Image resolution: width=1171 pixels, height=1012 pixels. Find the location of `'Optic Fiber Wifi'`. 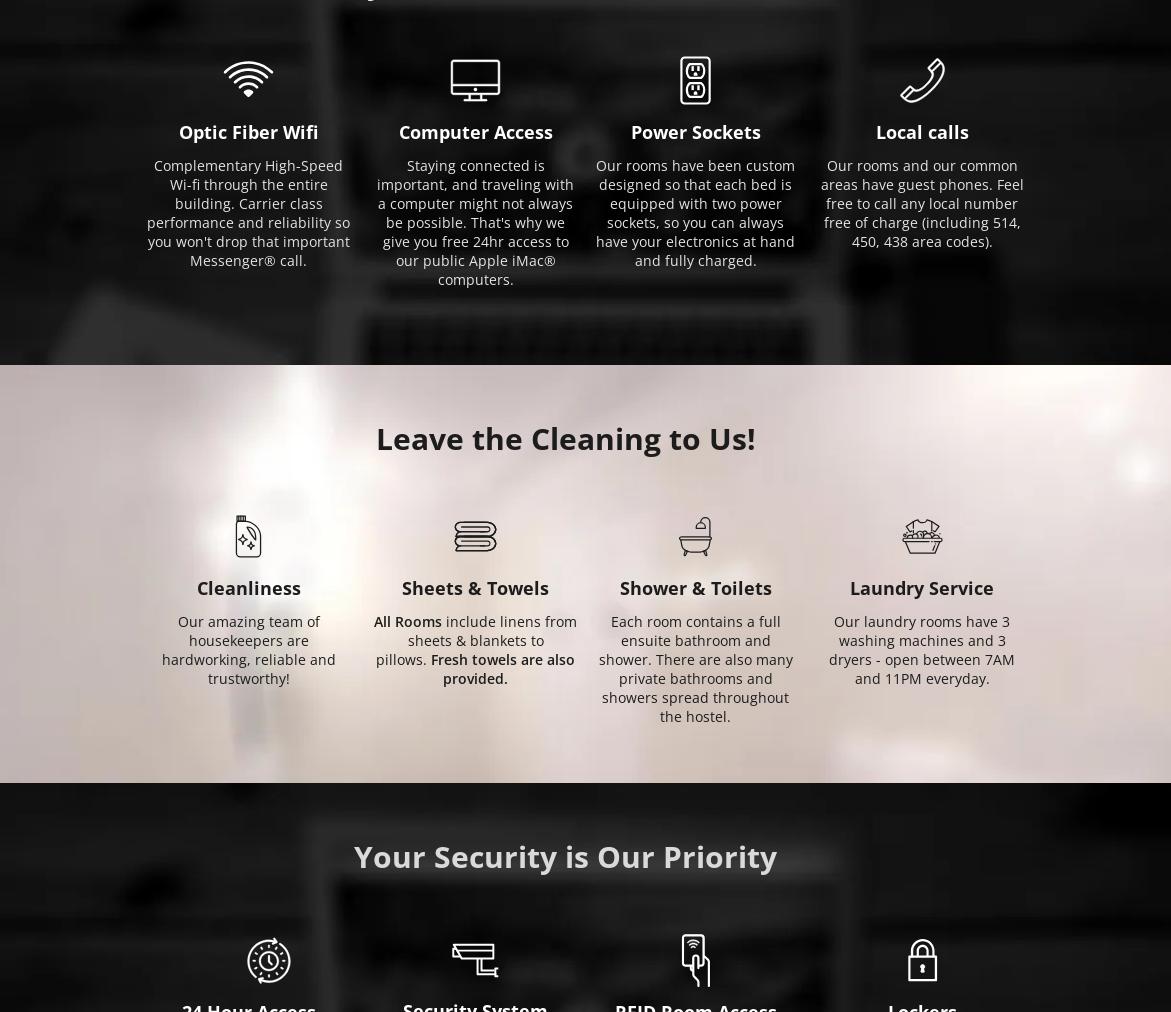

'Optic Fiber Wifi' is located at coordinates (248, 131).